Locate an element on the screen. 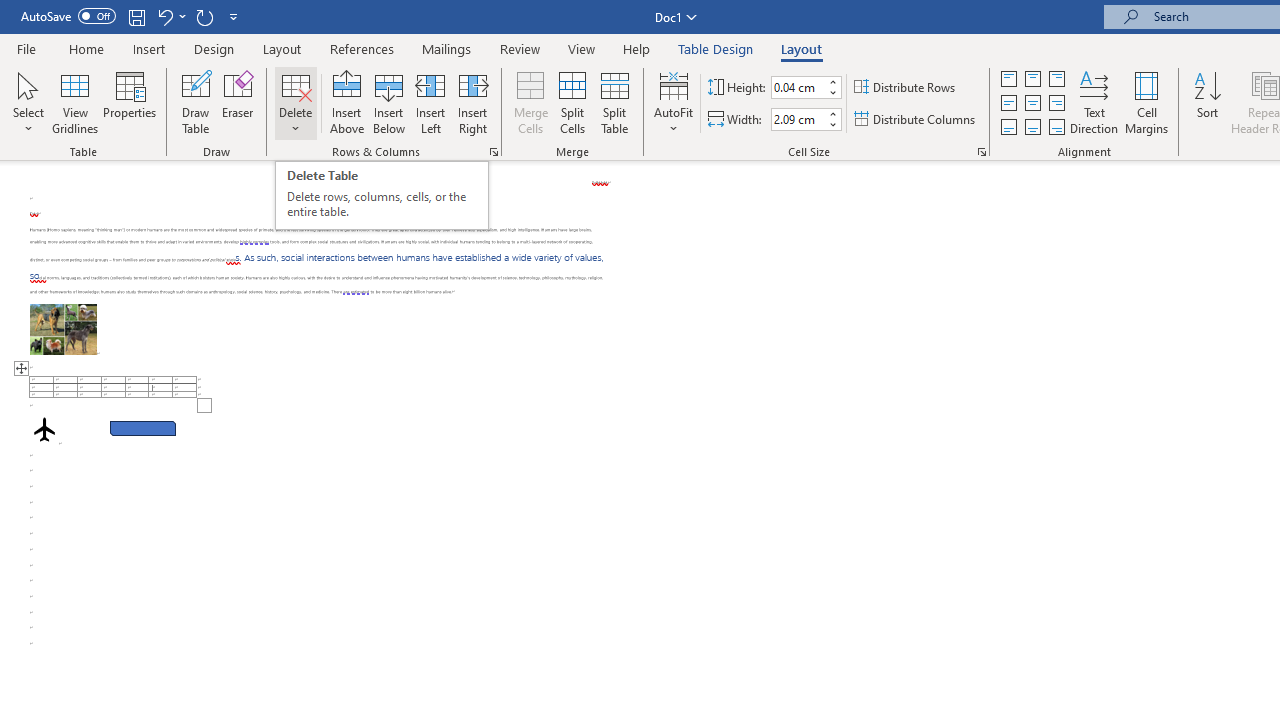 The height and width of the screenshot is (720, 1280). 'Less' is located at coordinates (832, 124).